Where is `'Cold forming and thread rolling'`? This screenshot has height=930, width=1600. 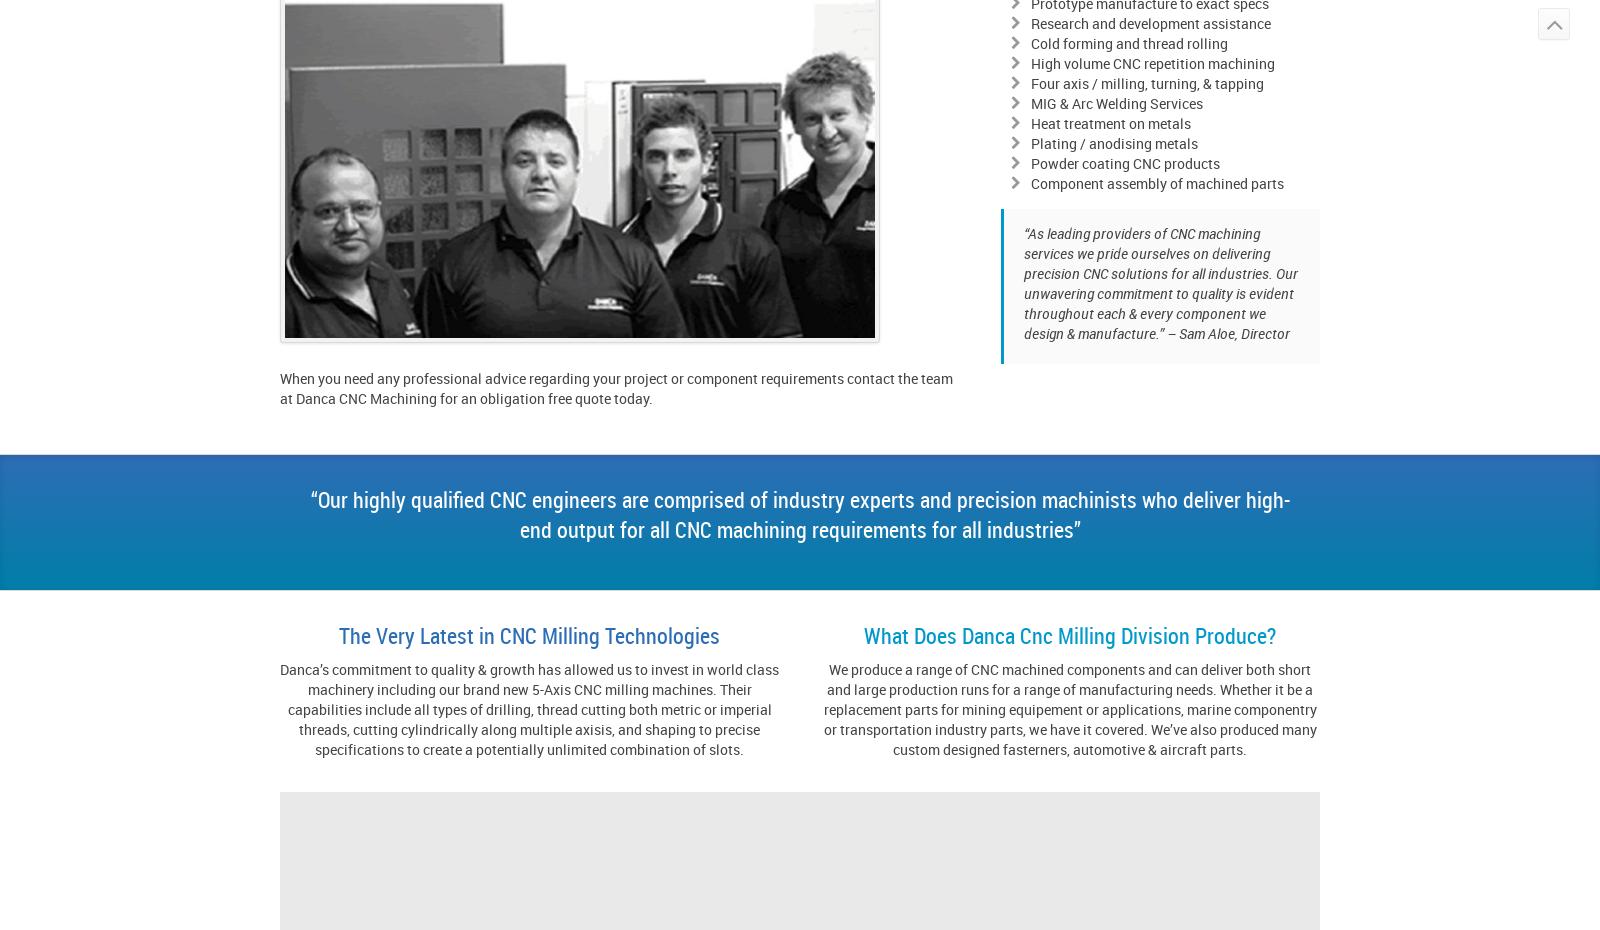
'Cold forming and thread rolling' is located at coordinates (1129, 42).